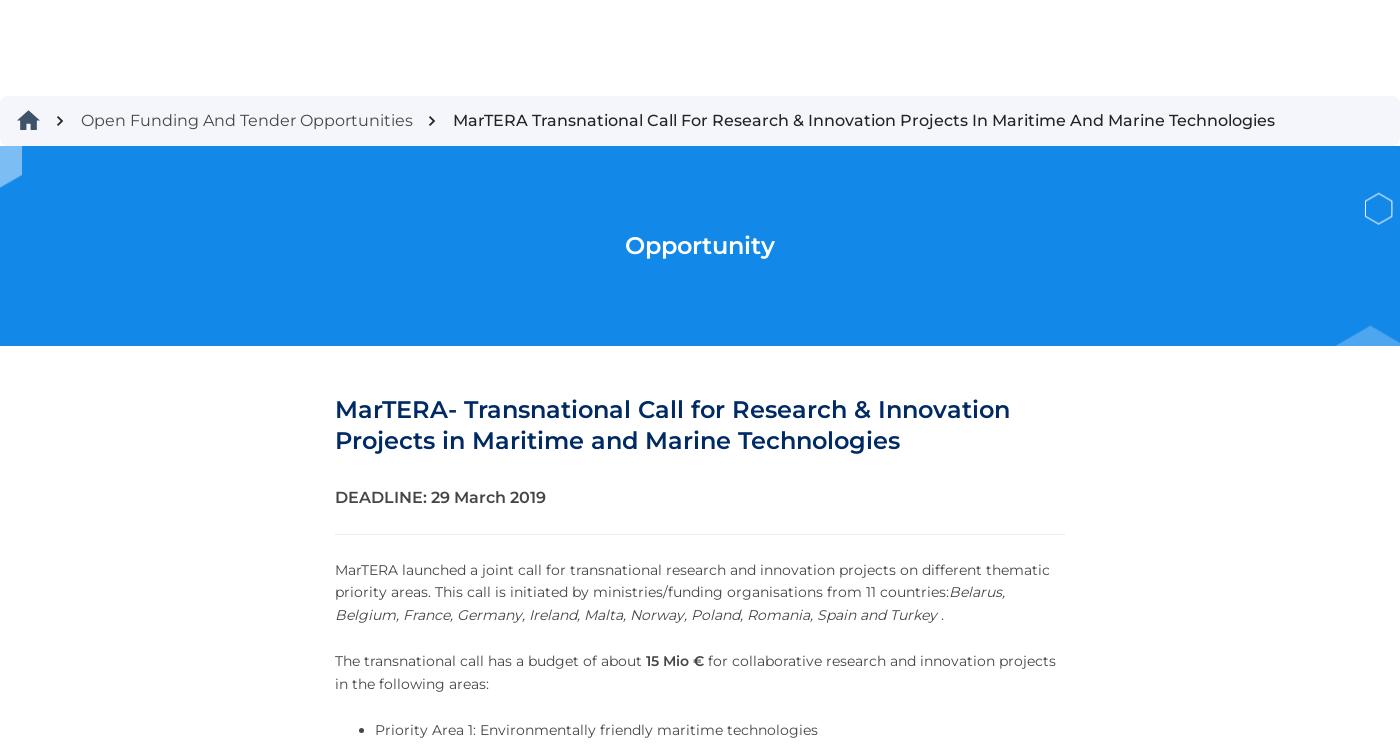 The height and width of the screenshot is (753, 1400). What do you see at coordinates (32, 477) in the screenshot?
I see `'Helpdesk'` at bounding box center [32, 477].